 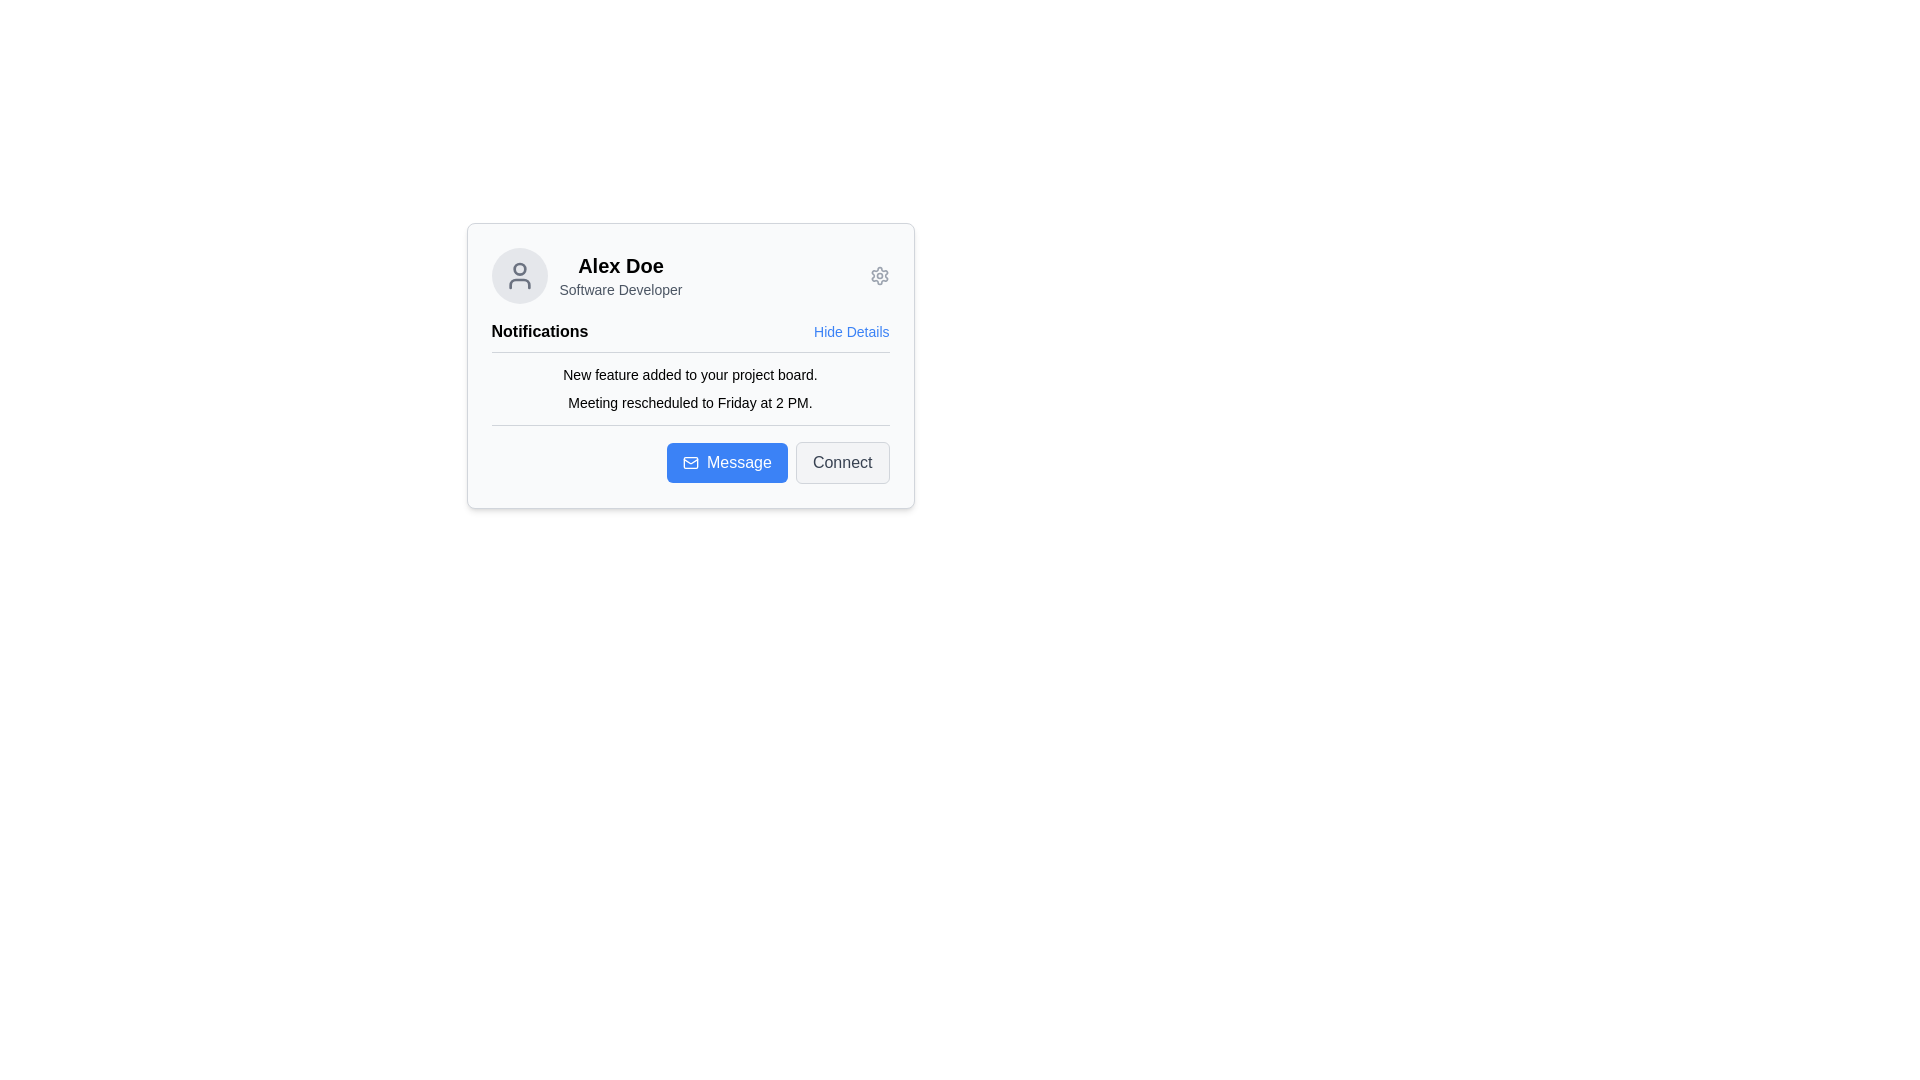 I want to click on the rectangular blue button labeled 'Message' with a mail envelope icon, located at the bottom-right section of the card interface, so click(x=690, y=462).